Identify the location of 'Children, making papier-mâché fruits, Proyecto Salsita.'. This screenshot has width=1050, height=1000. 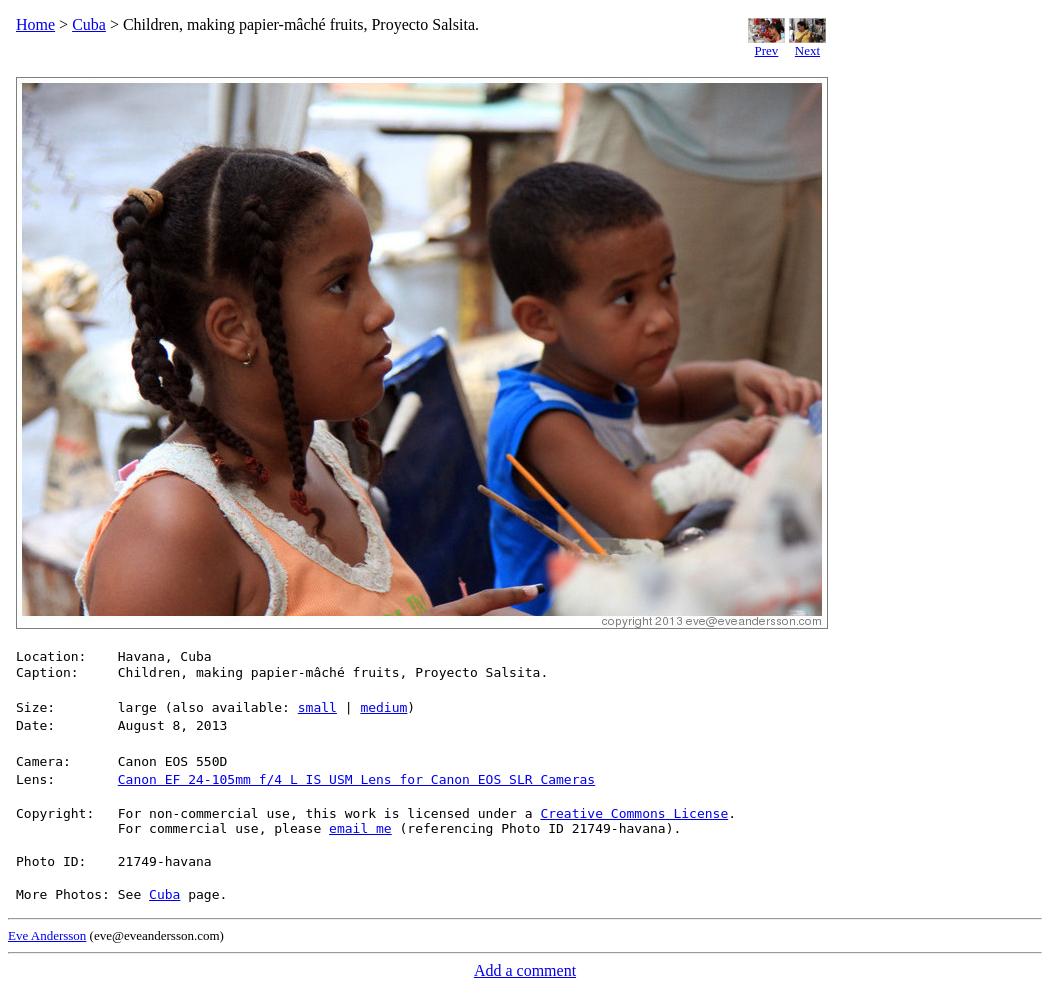
(332, 672).